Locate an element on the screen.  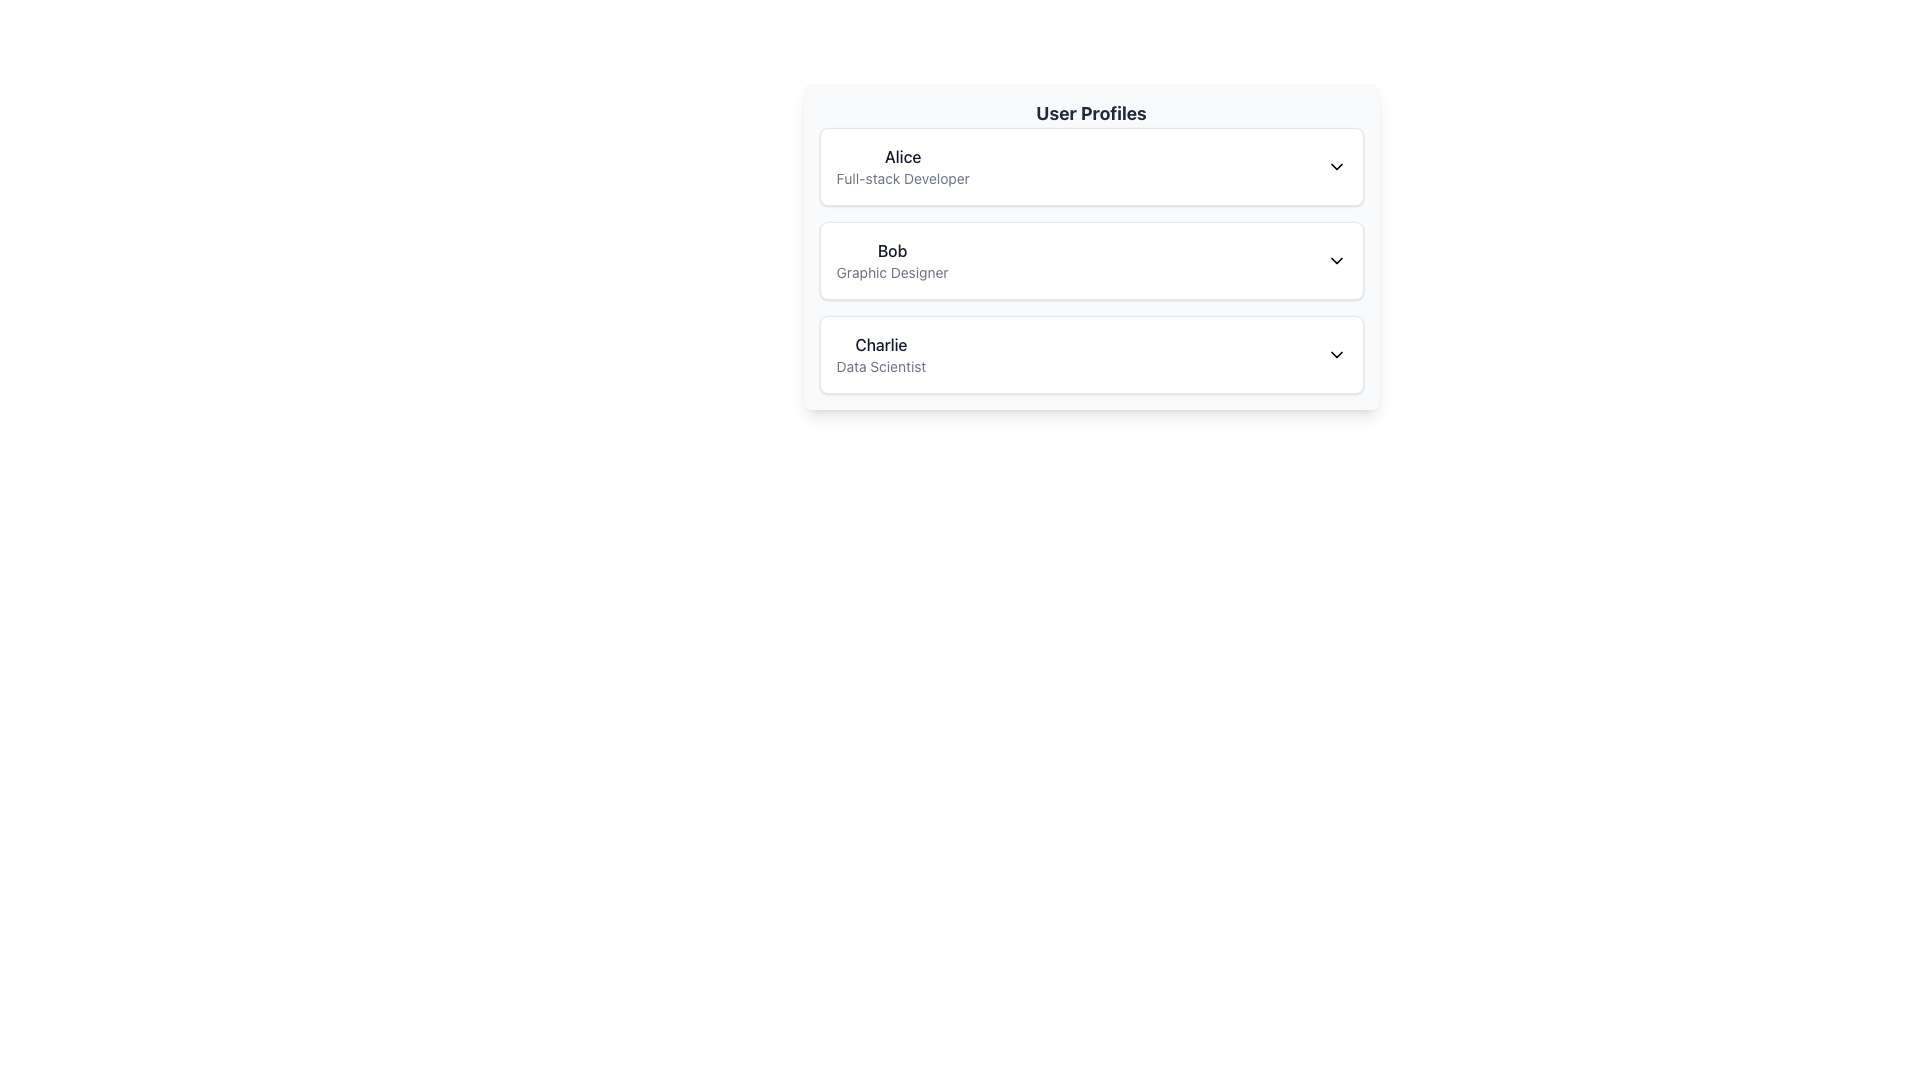
the text element 'Bob' in the user profile list, styled with a medium font weight and gray color, located under the 'User Profiles' header is located at coordinates (891, 249).